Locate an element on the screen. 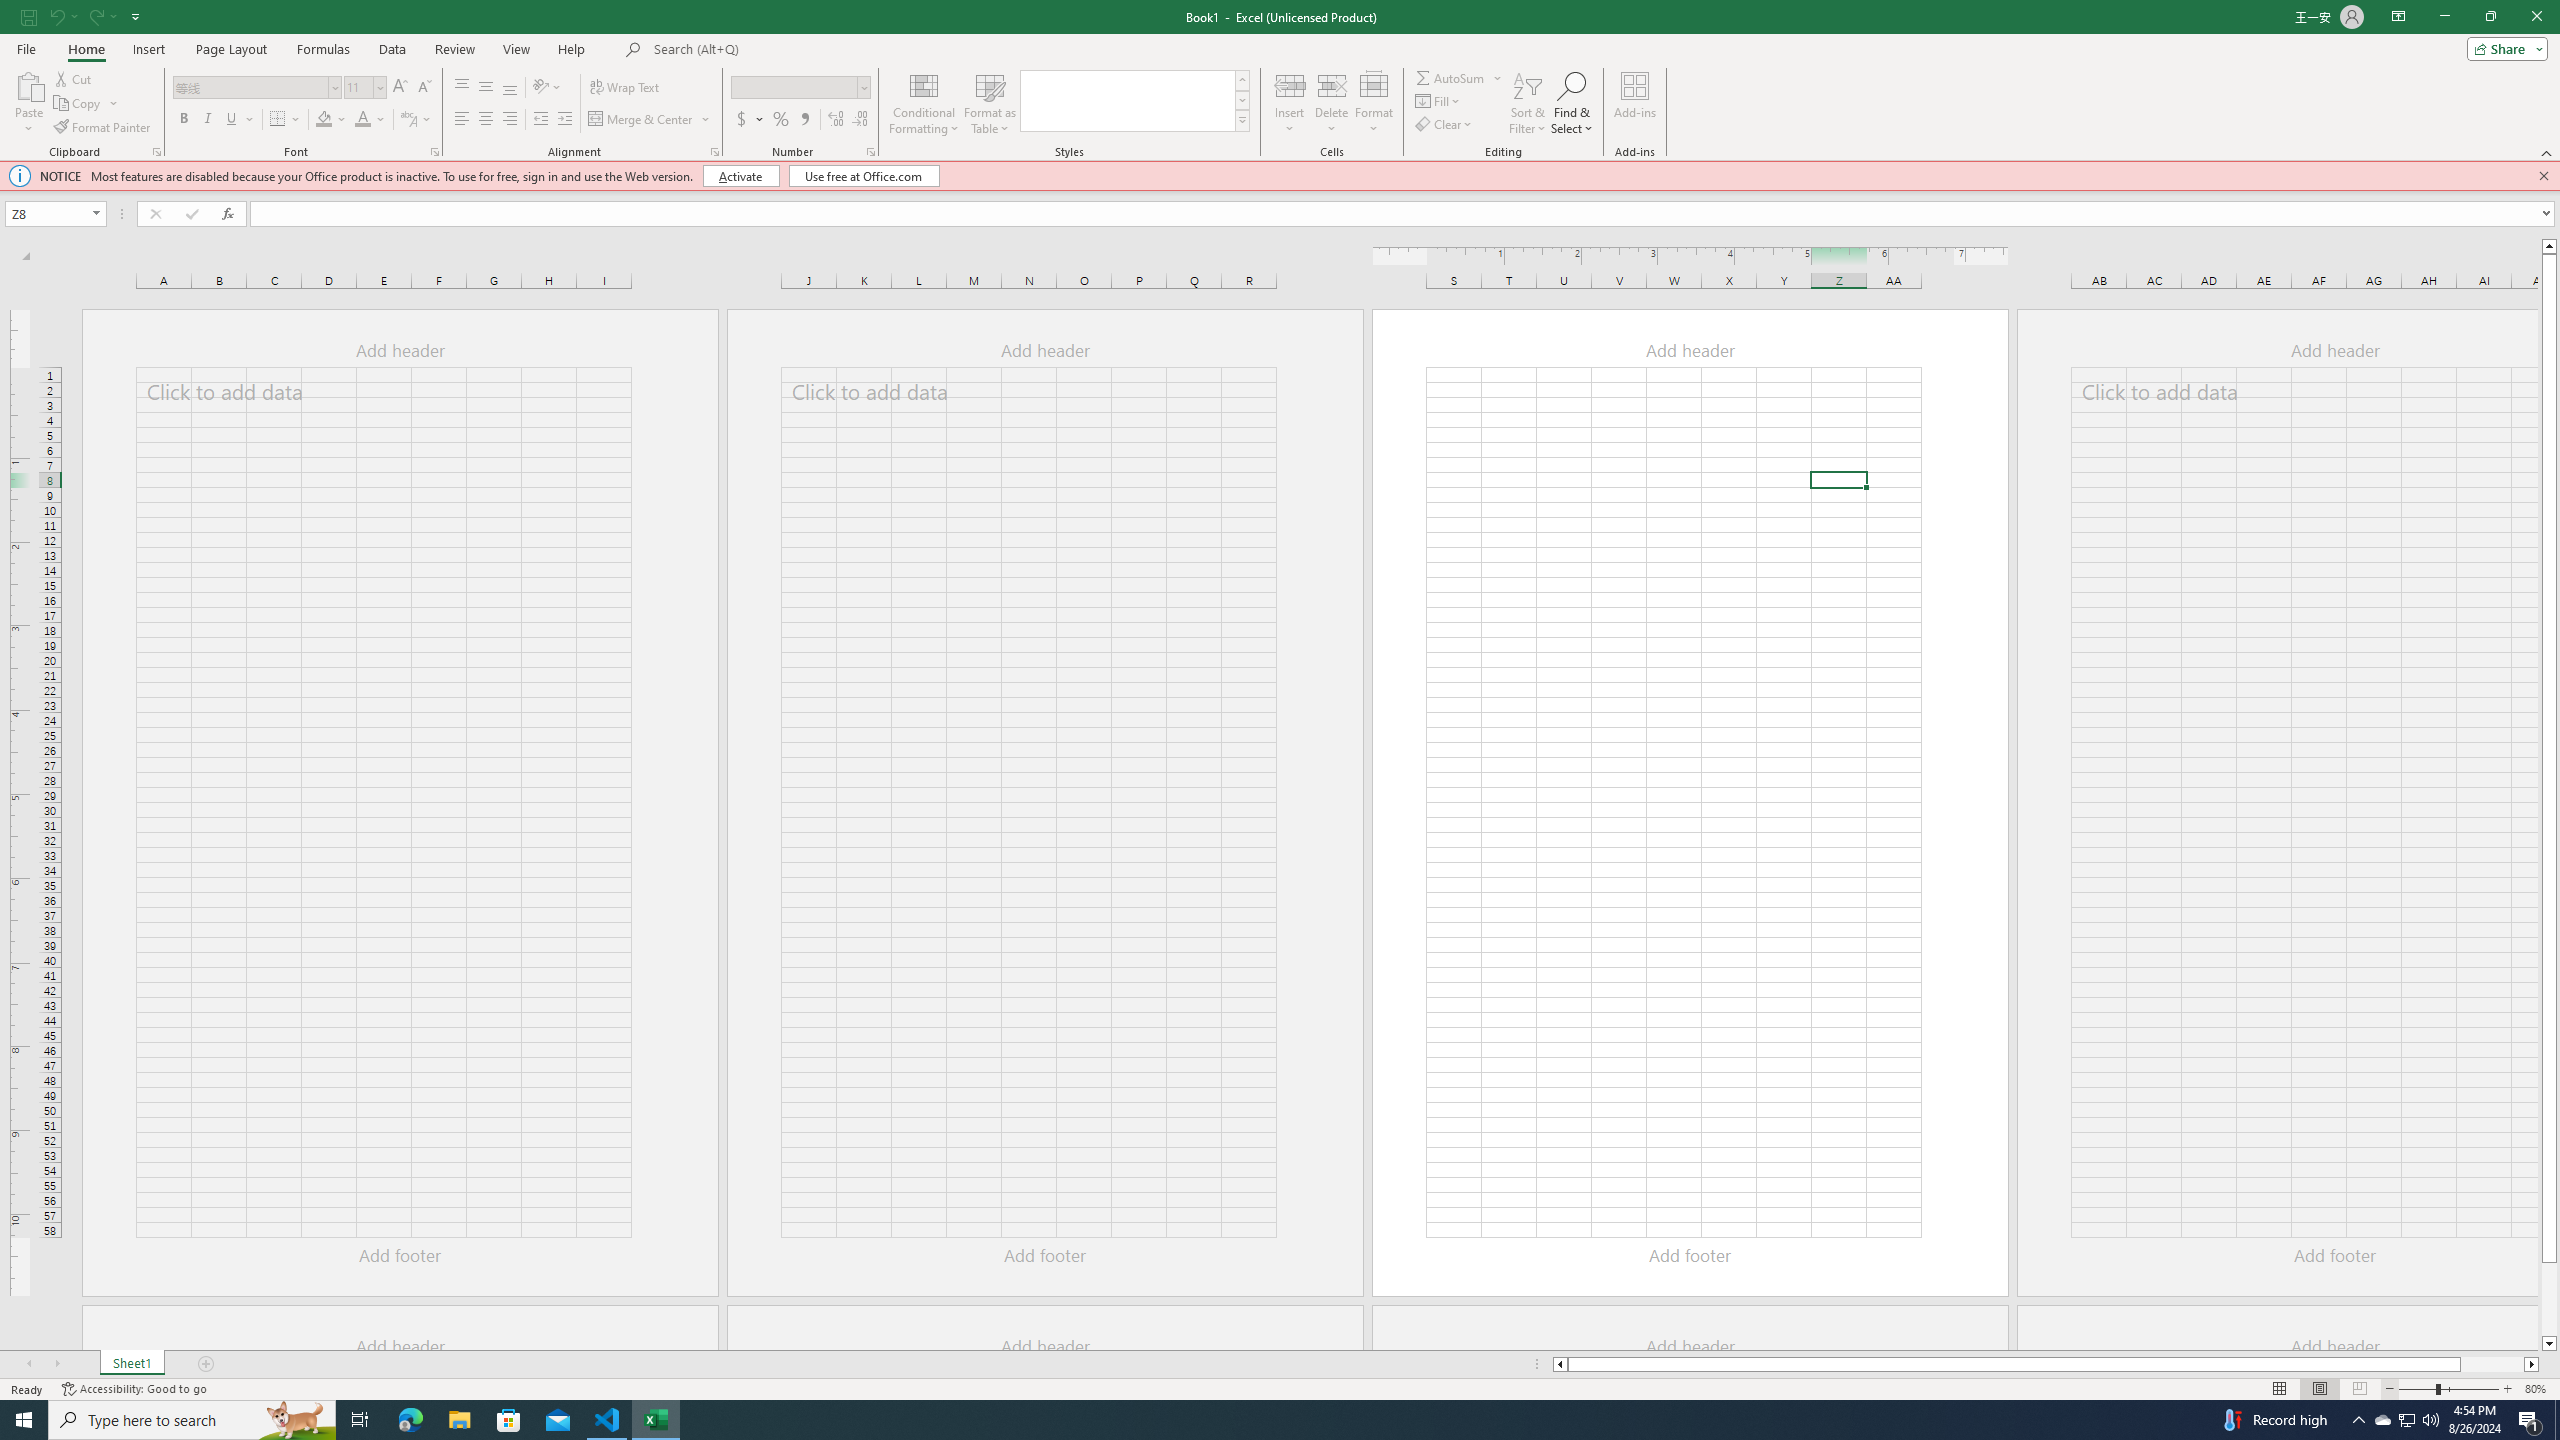  'Bottom Border' is located at coordinates (277, 118).